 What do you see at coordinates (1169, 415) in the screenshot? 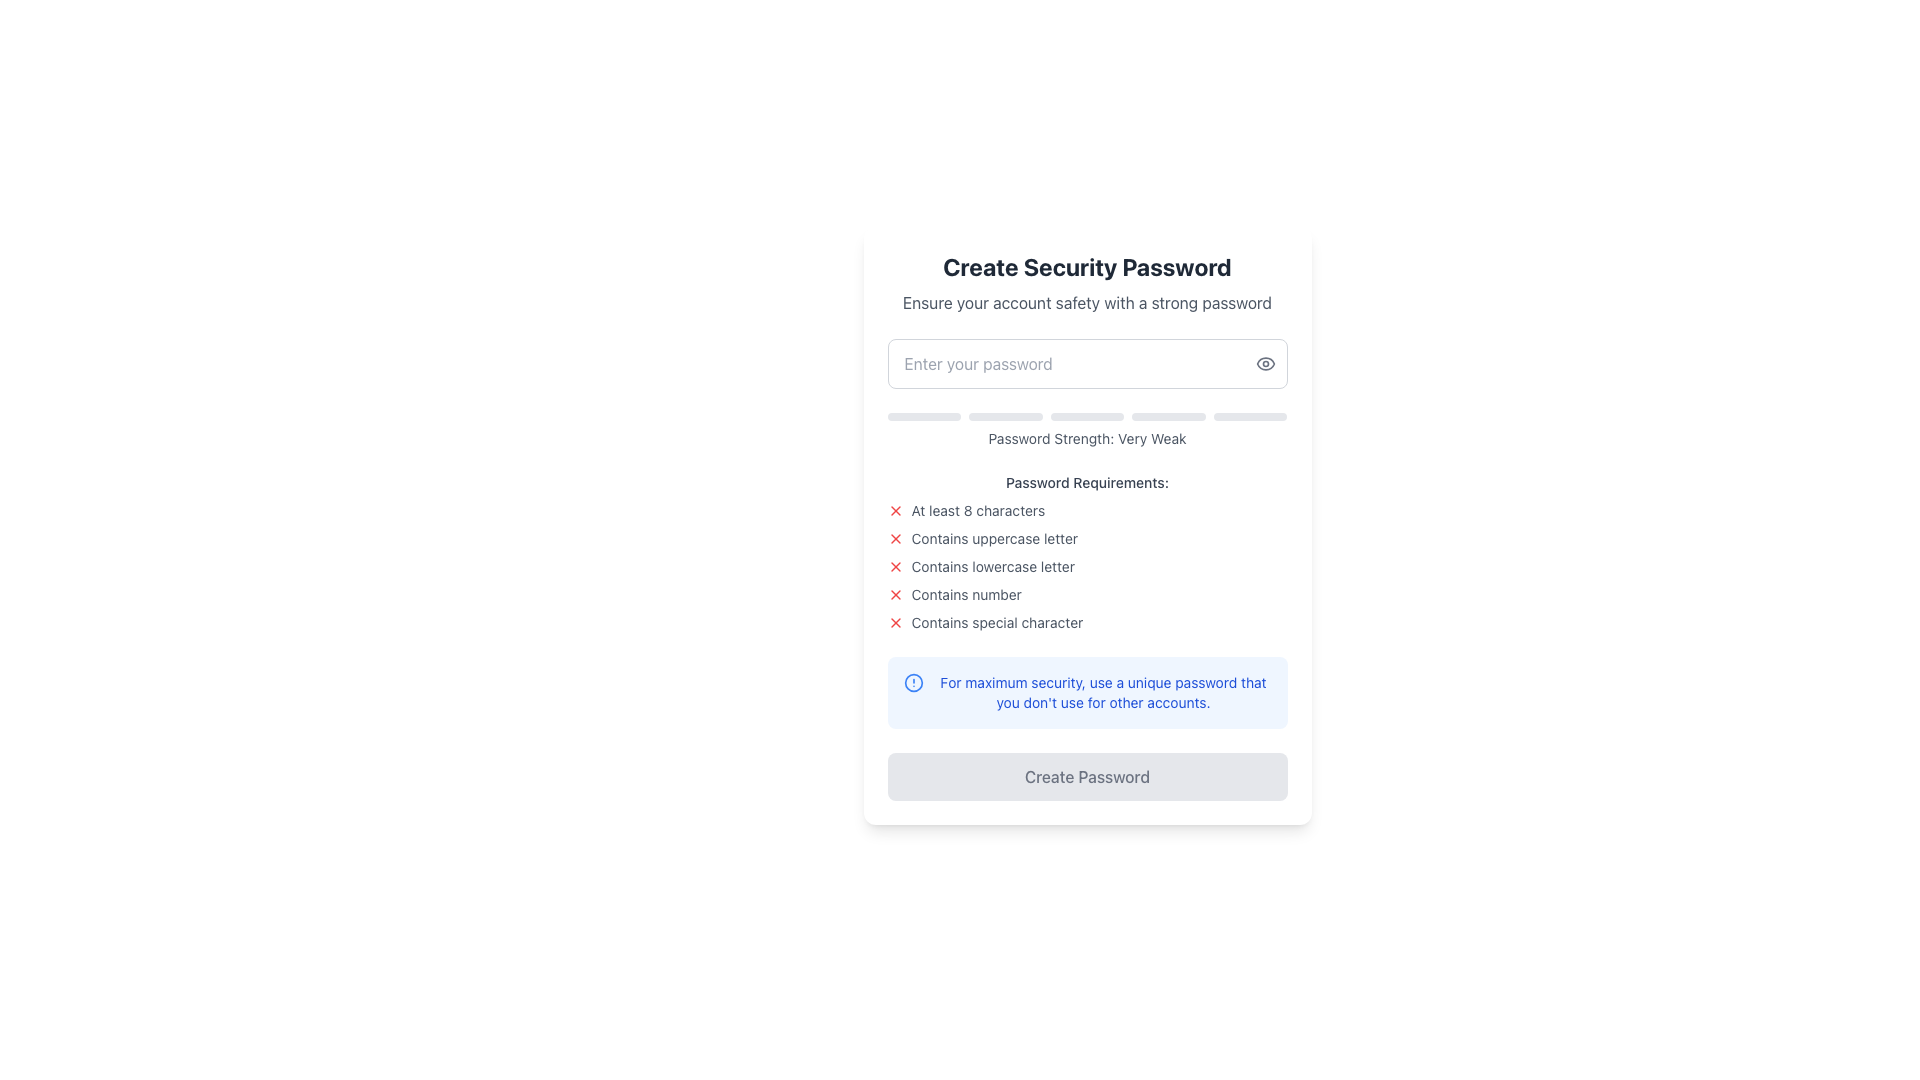
I see `the fourth segment of the progress indicator, which represents the completion level of the password strength, located below 'Password Strength: Very Weak'` at bounding box center [1169, 415].